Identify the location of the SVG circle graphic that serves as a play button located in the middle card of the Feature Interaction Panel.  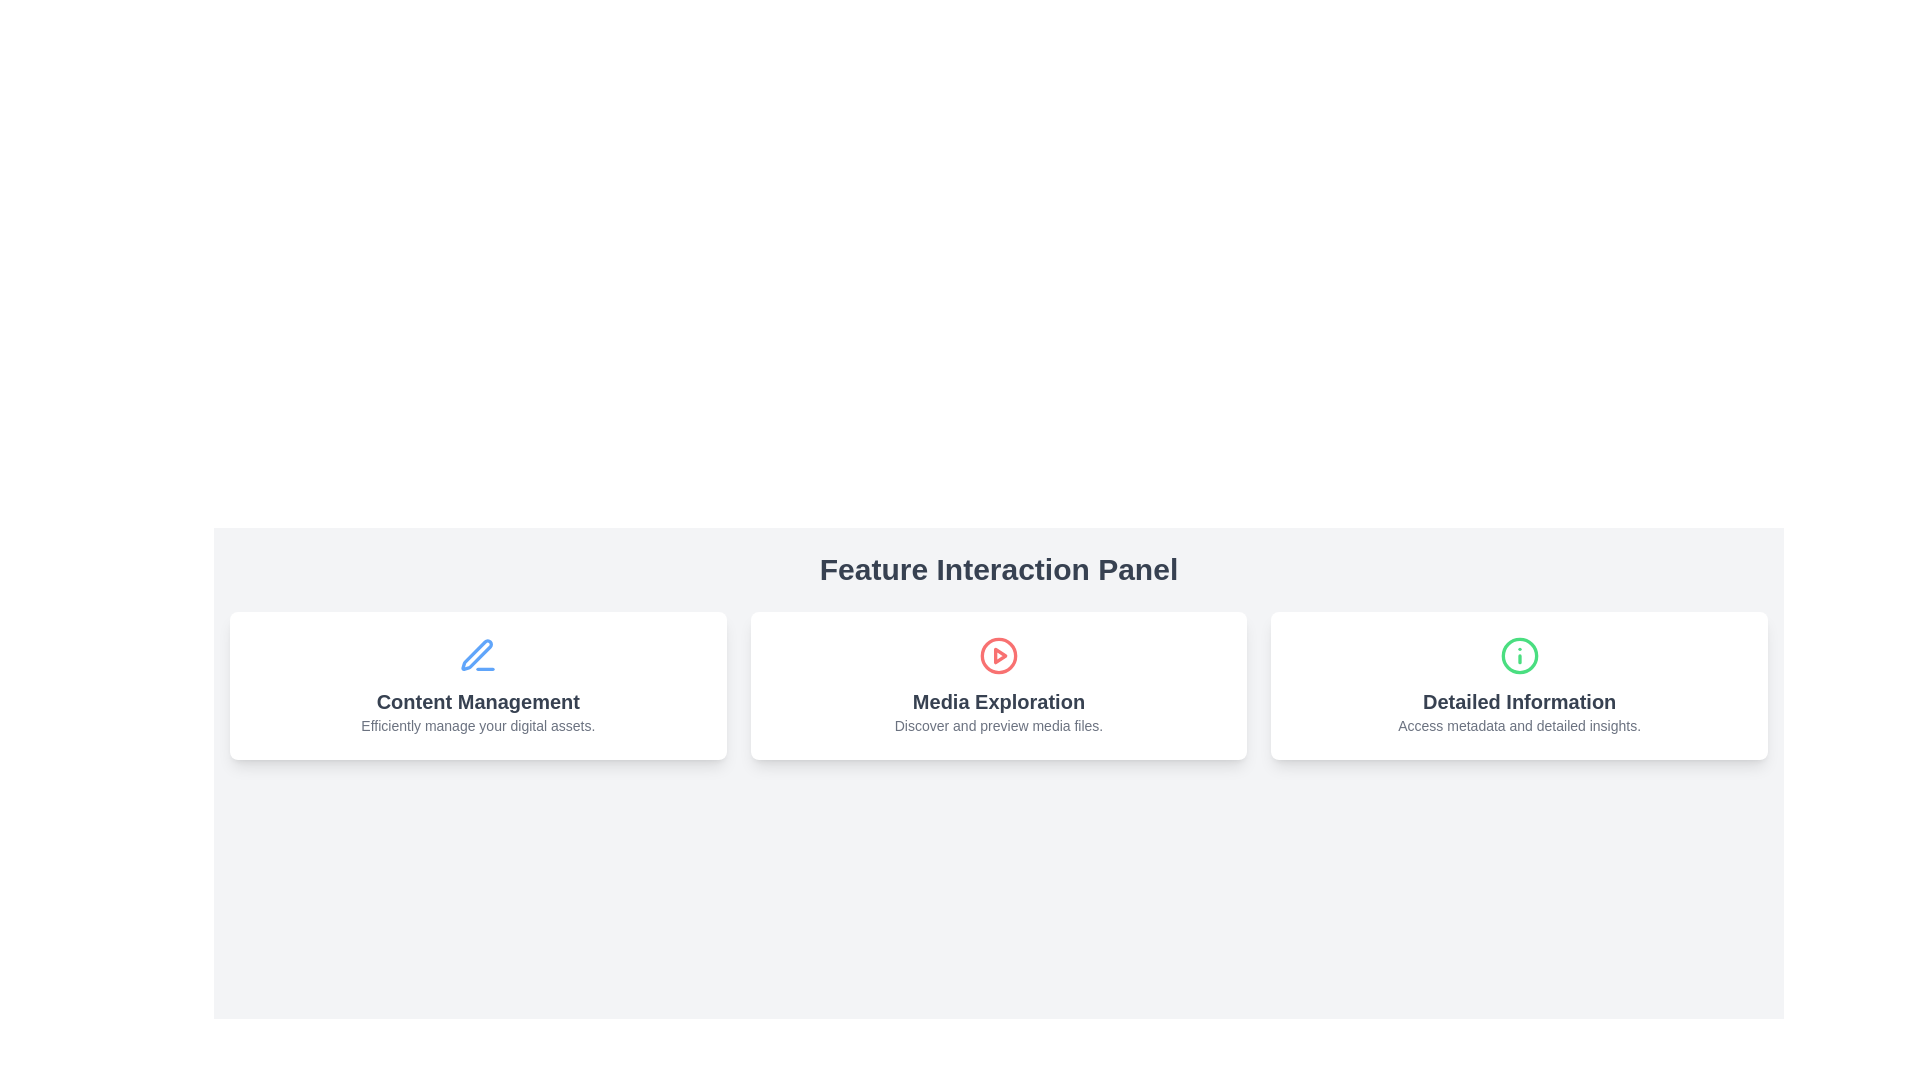
(998, 655).